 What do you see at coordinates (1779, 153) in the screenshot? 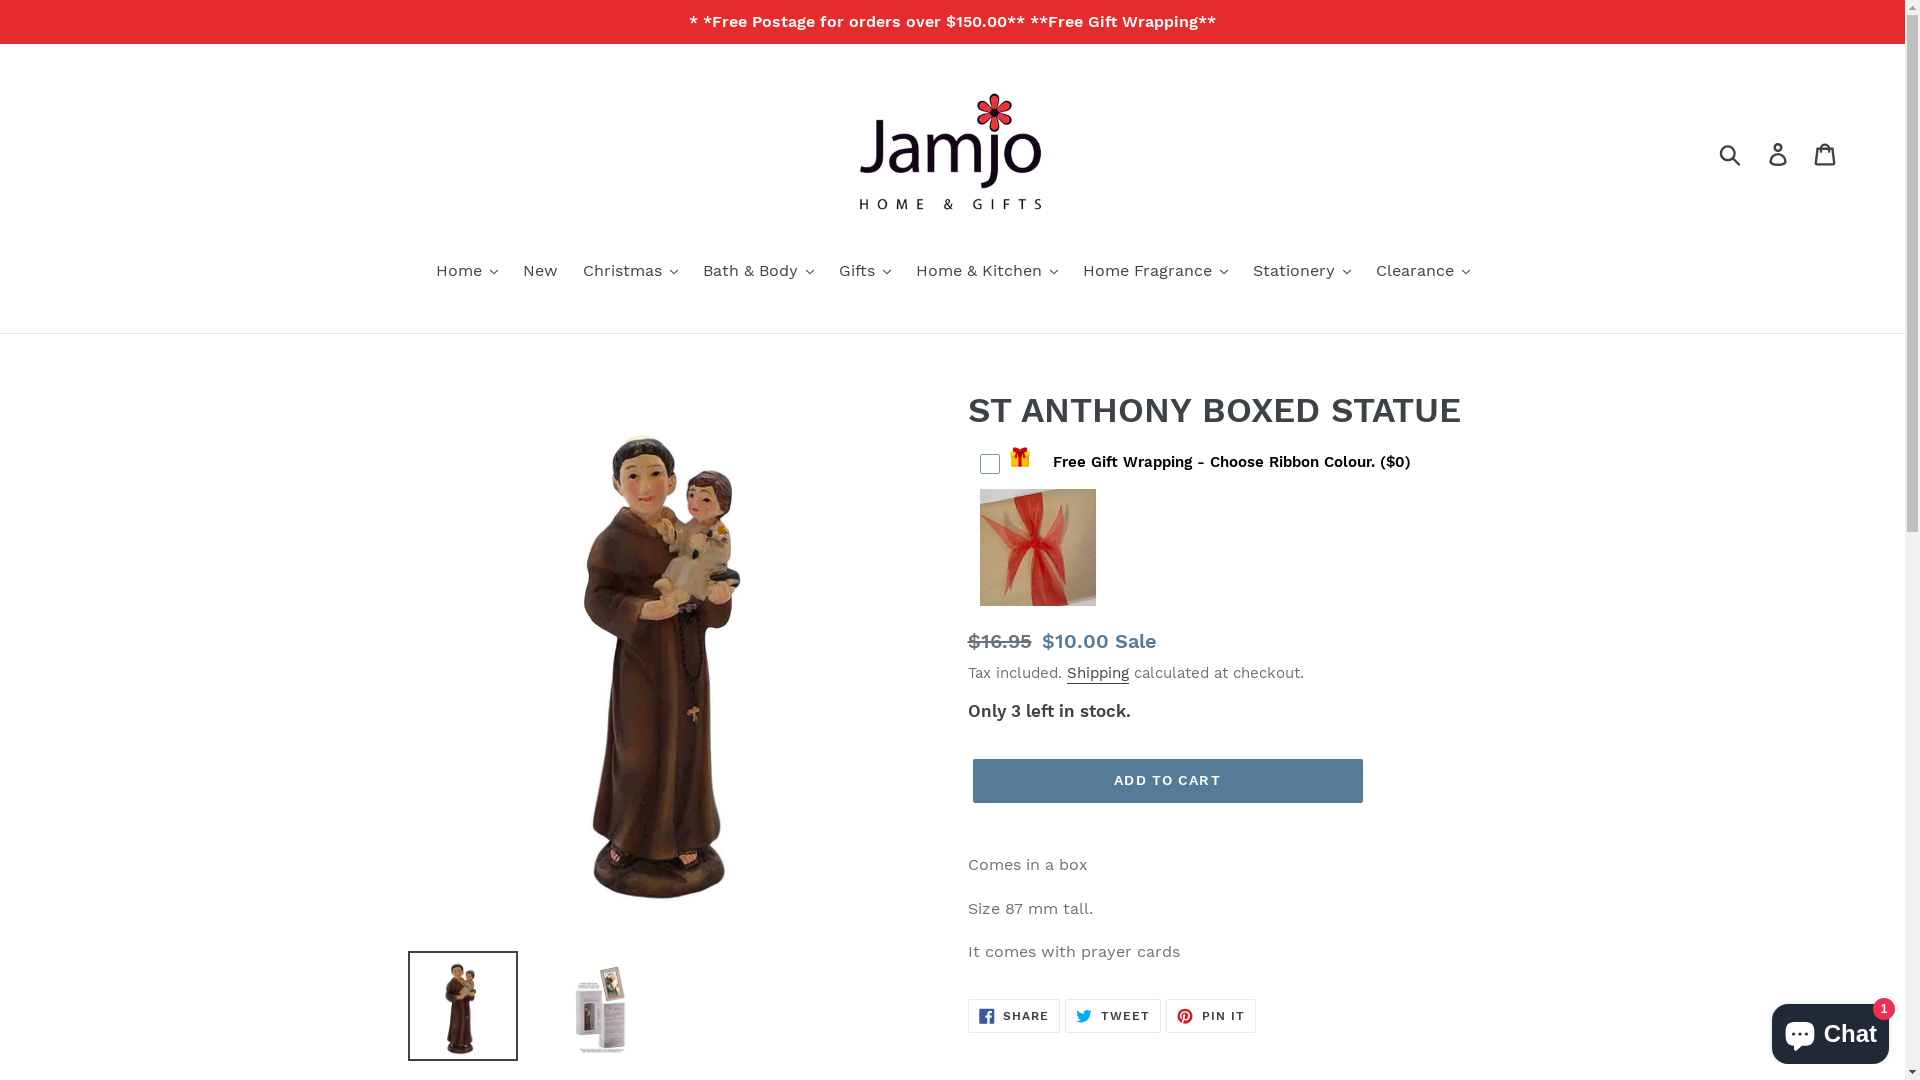
I see `'Log in'` at bounding box center [1779, 153].